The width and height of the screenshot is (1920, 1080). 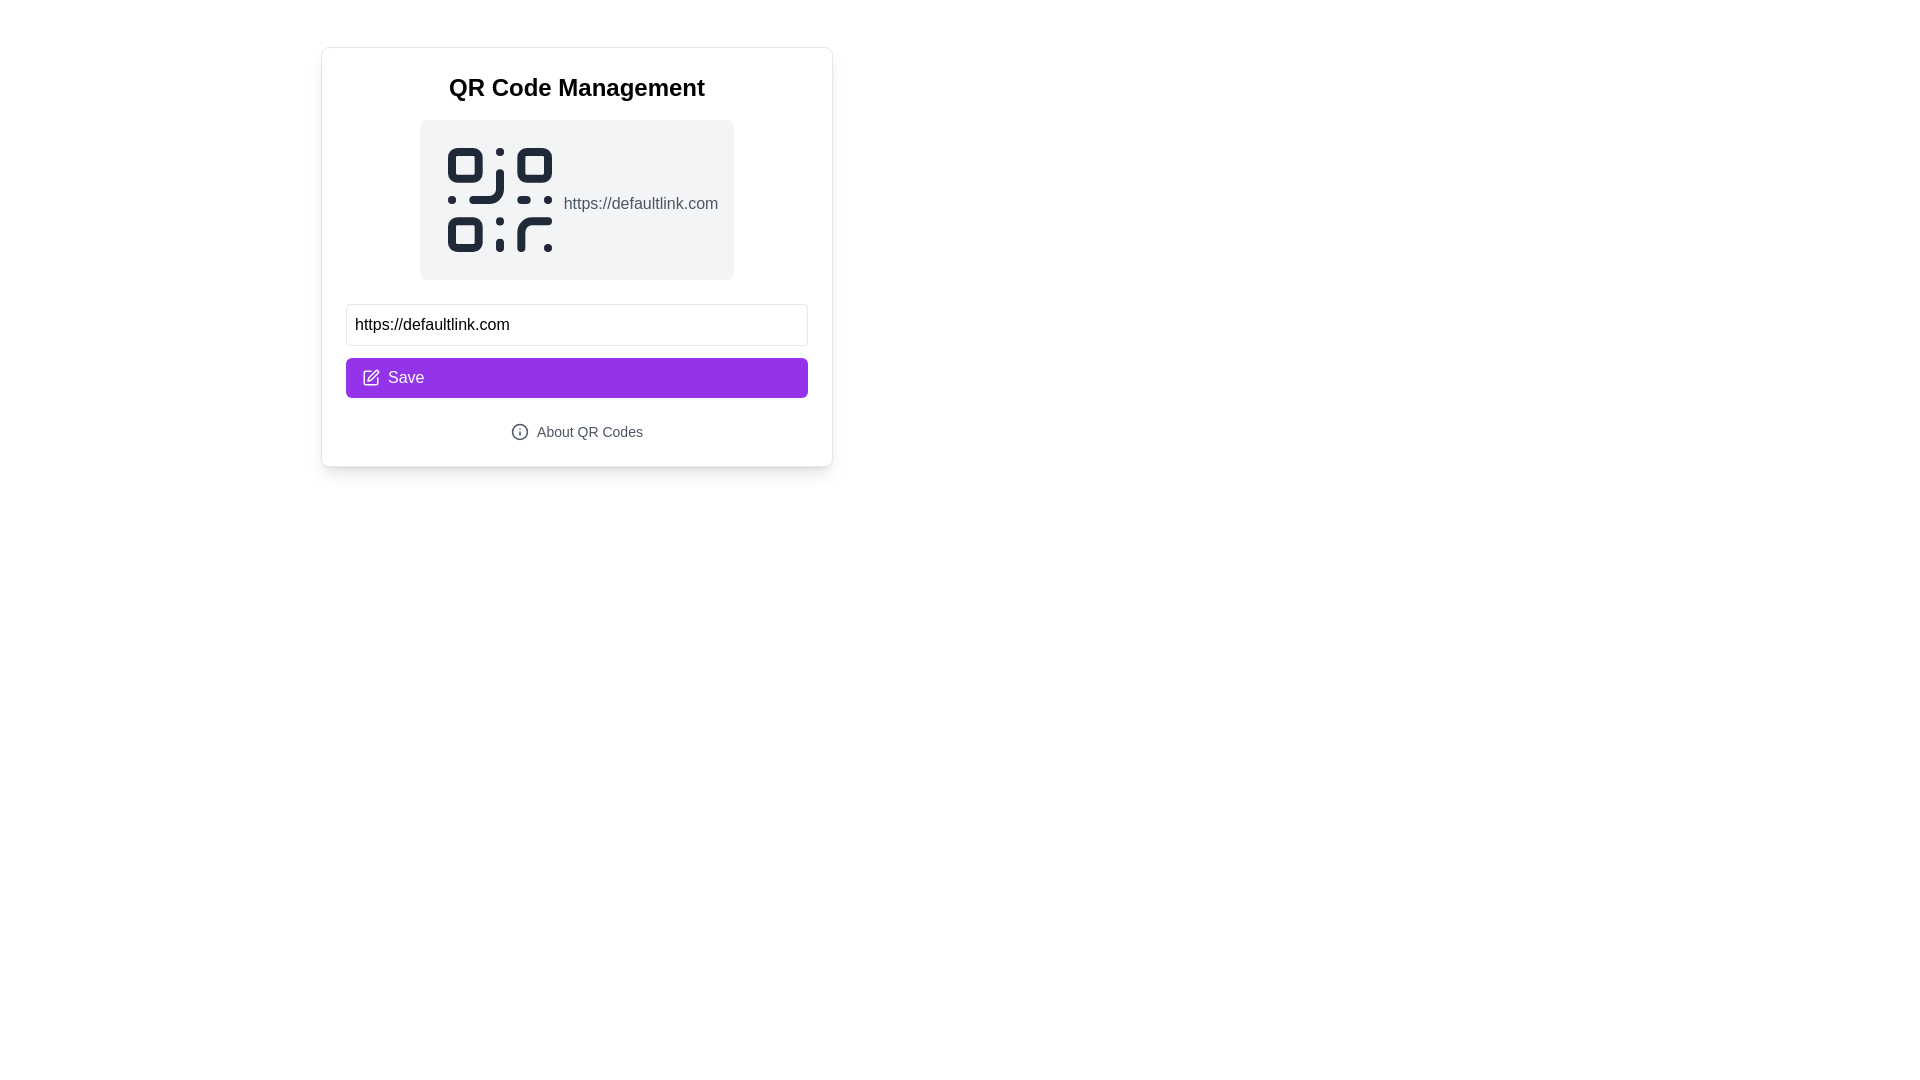 I want to click on the second square in the top row of the QR code, which is part of the QR code graphic used for data scanning, so click(x=534, y=164).